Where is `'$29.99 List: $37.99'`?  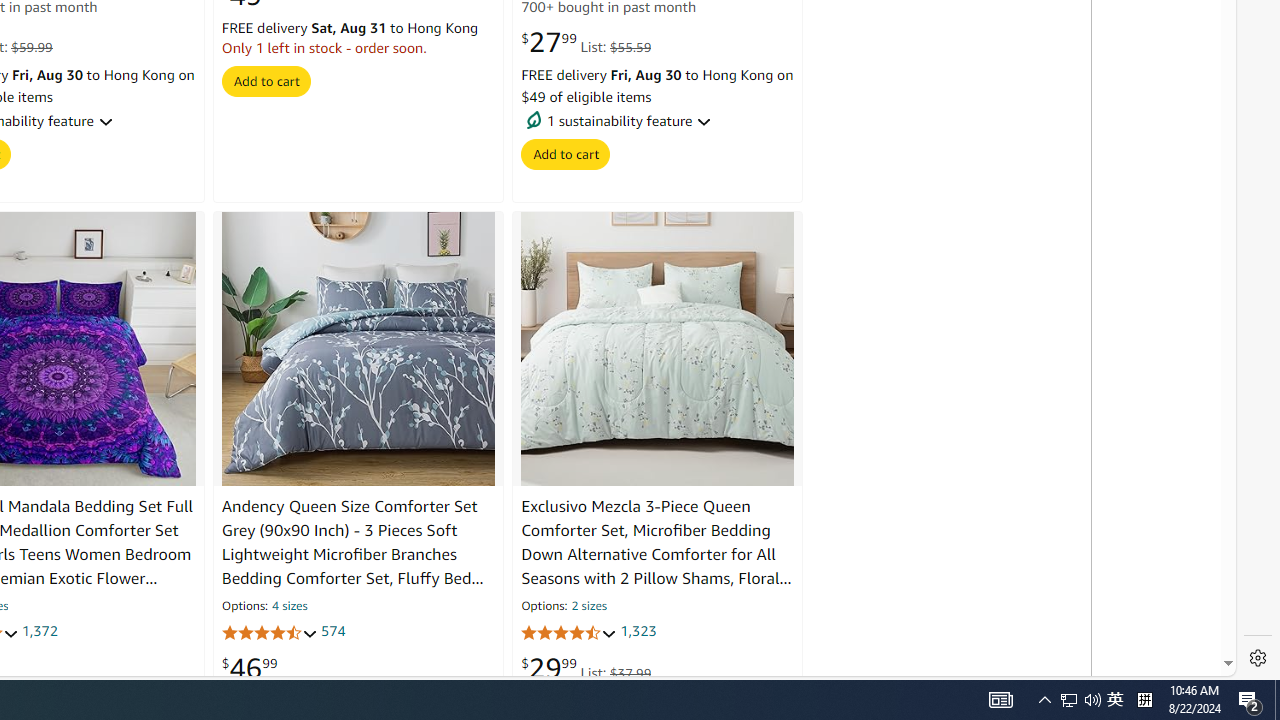 '$29.99 List: $37.99' is located at coordinates (585, 668).